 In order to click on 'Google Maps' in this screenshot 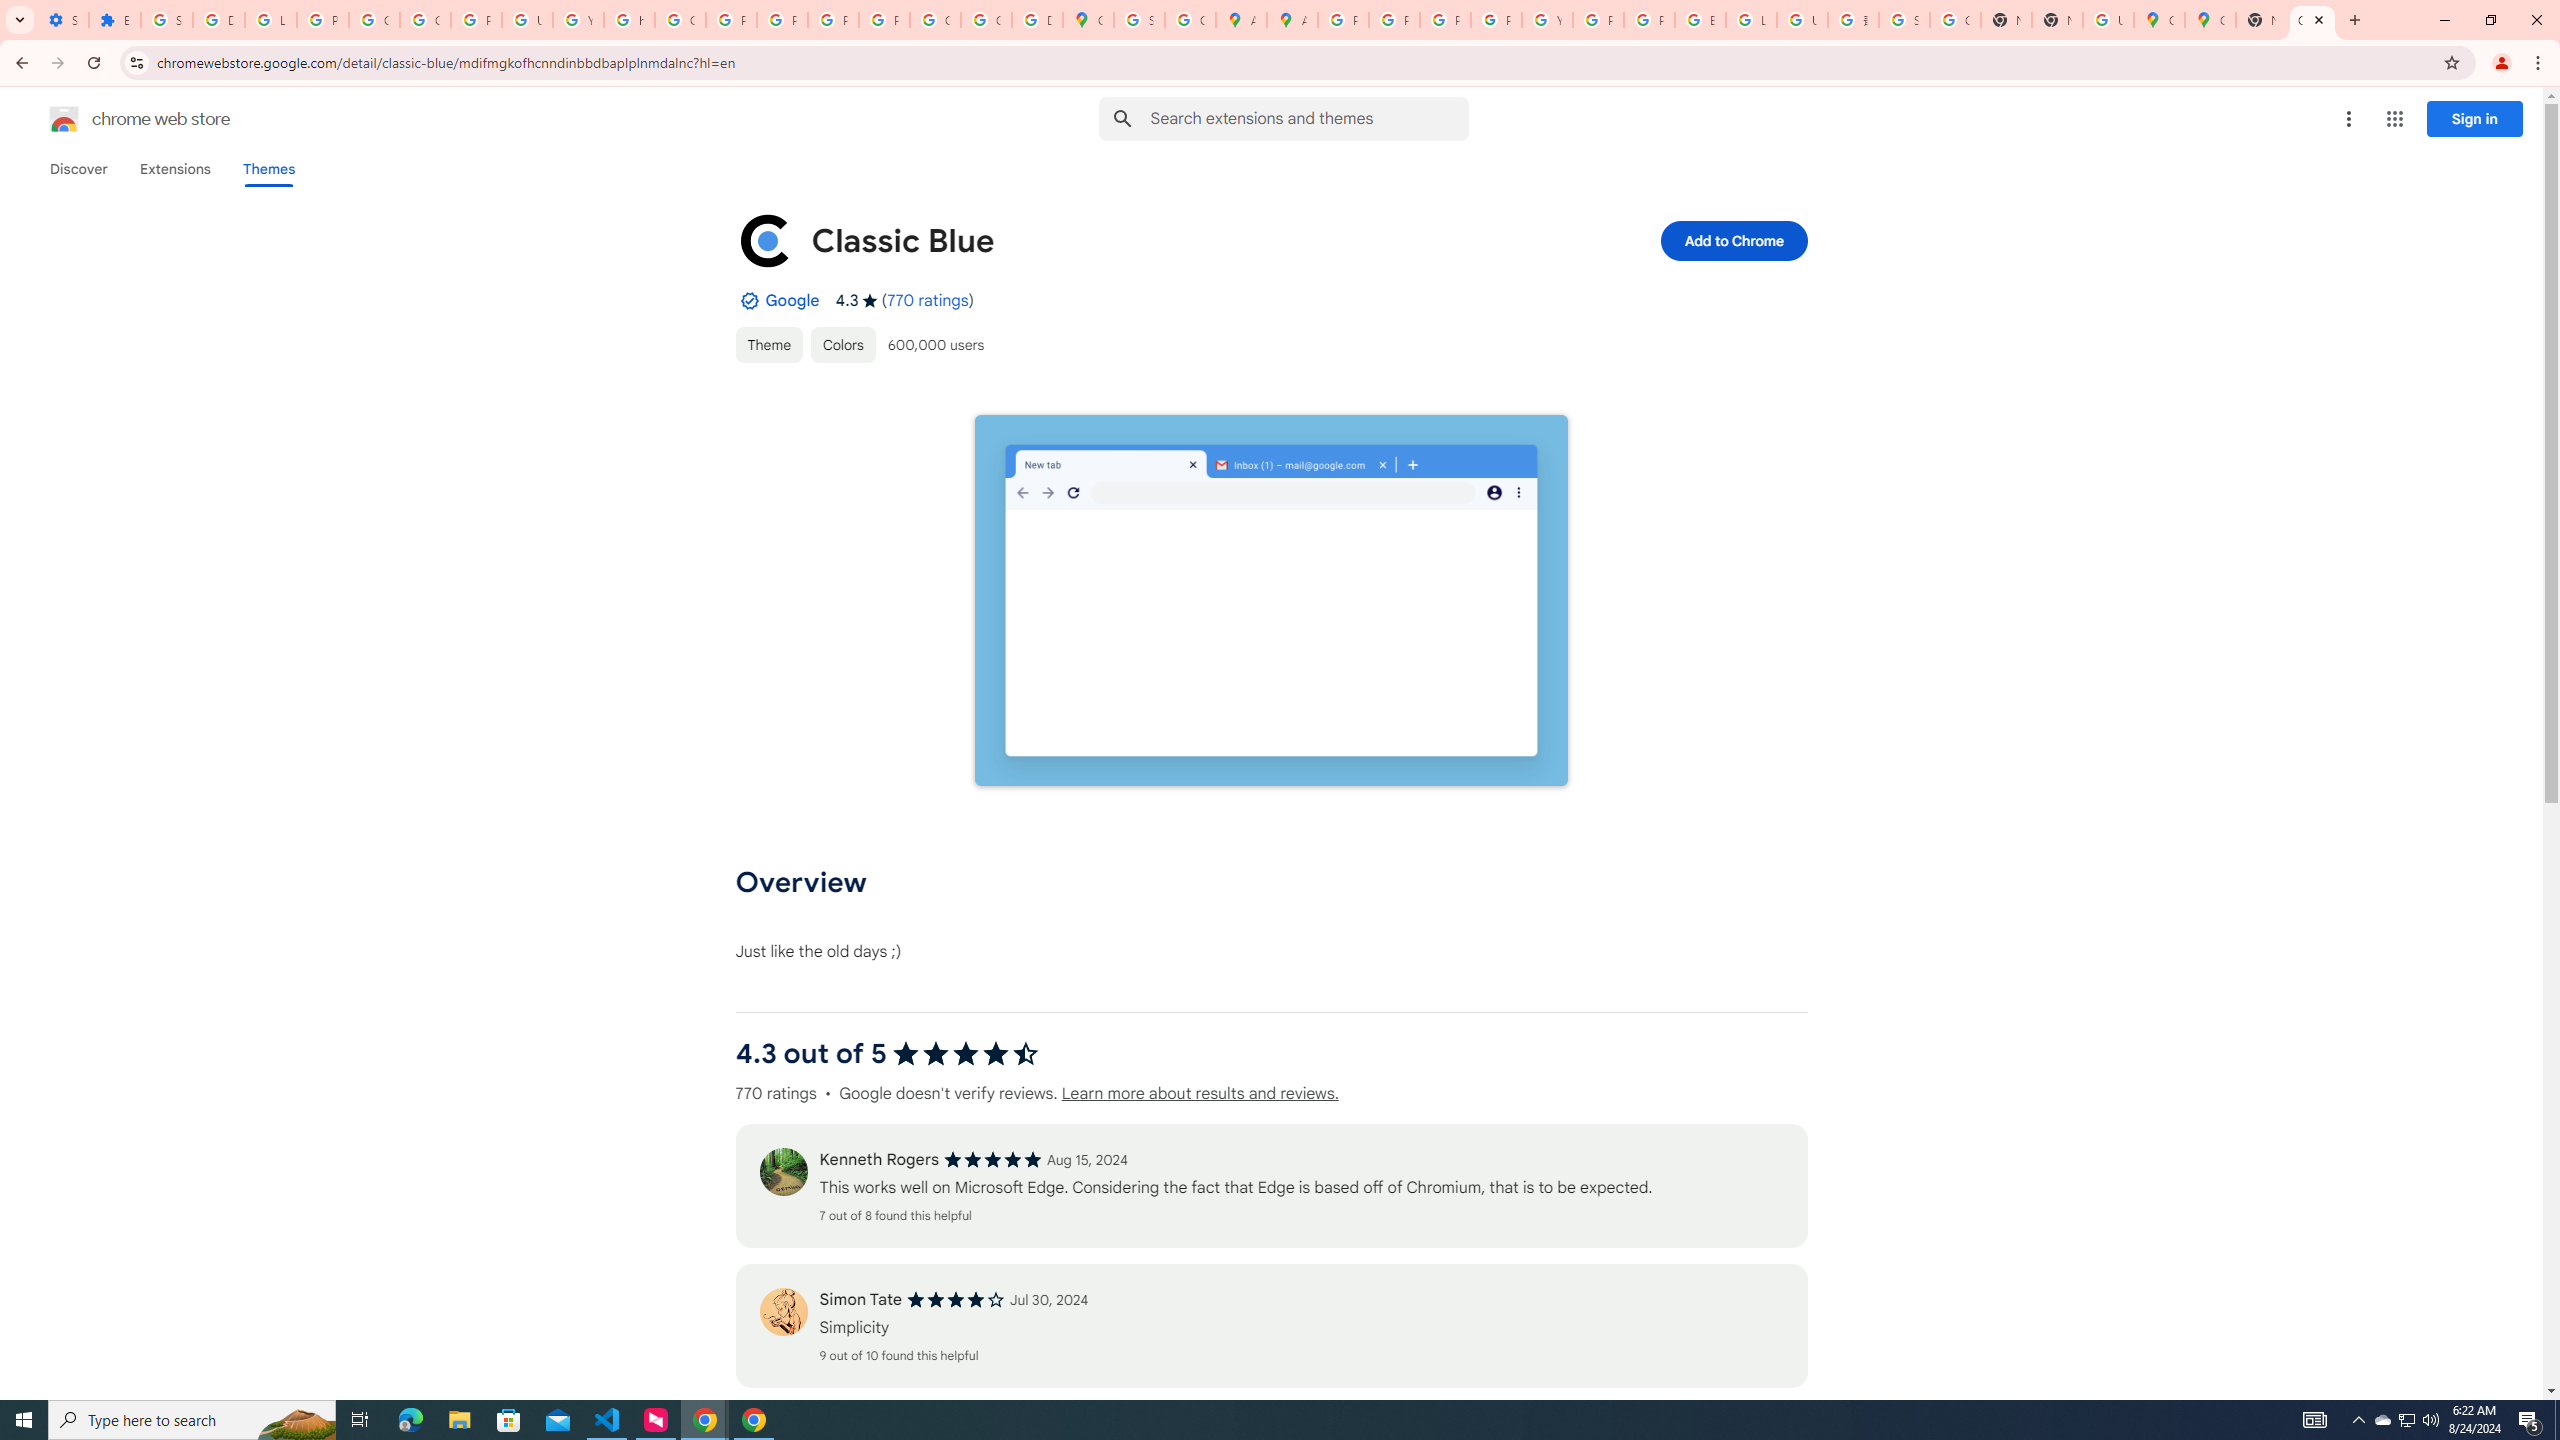, I will do `click(2159, 19)`.